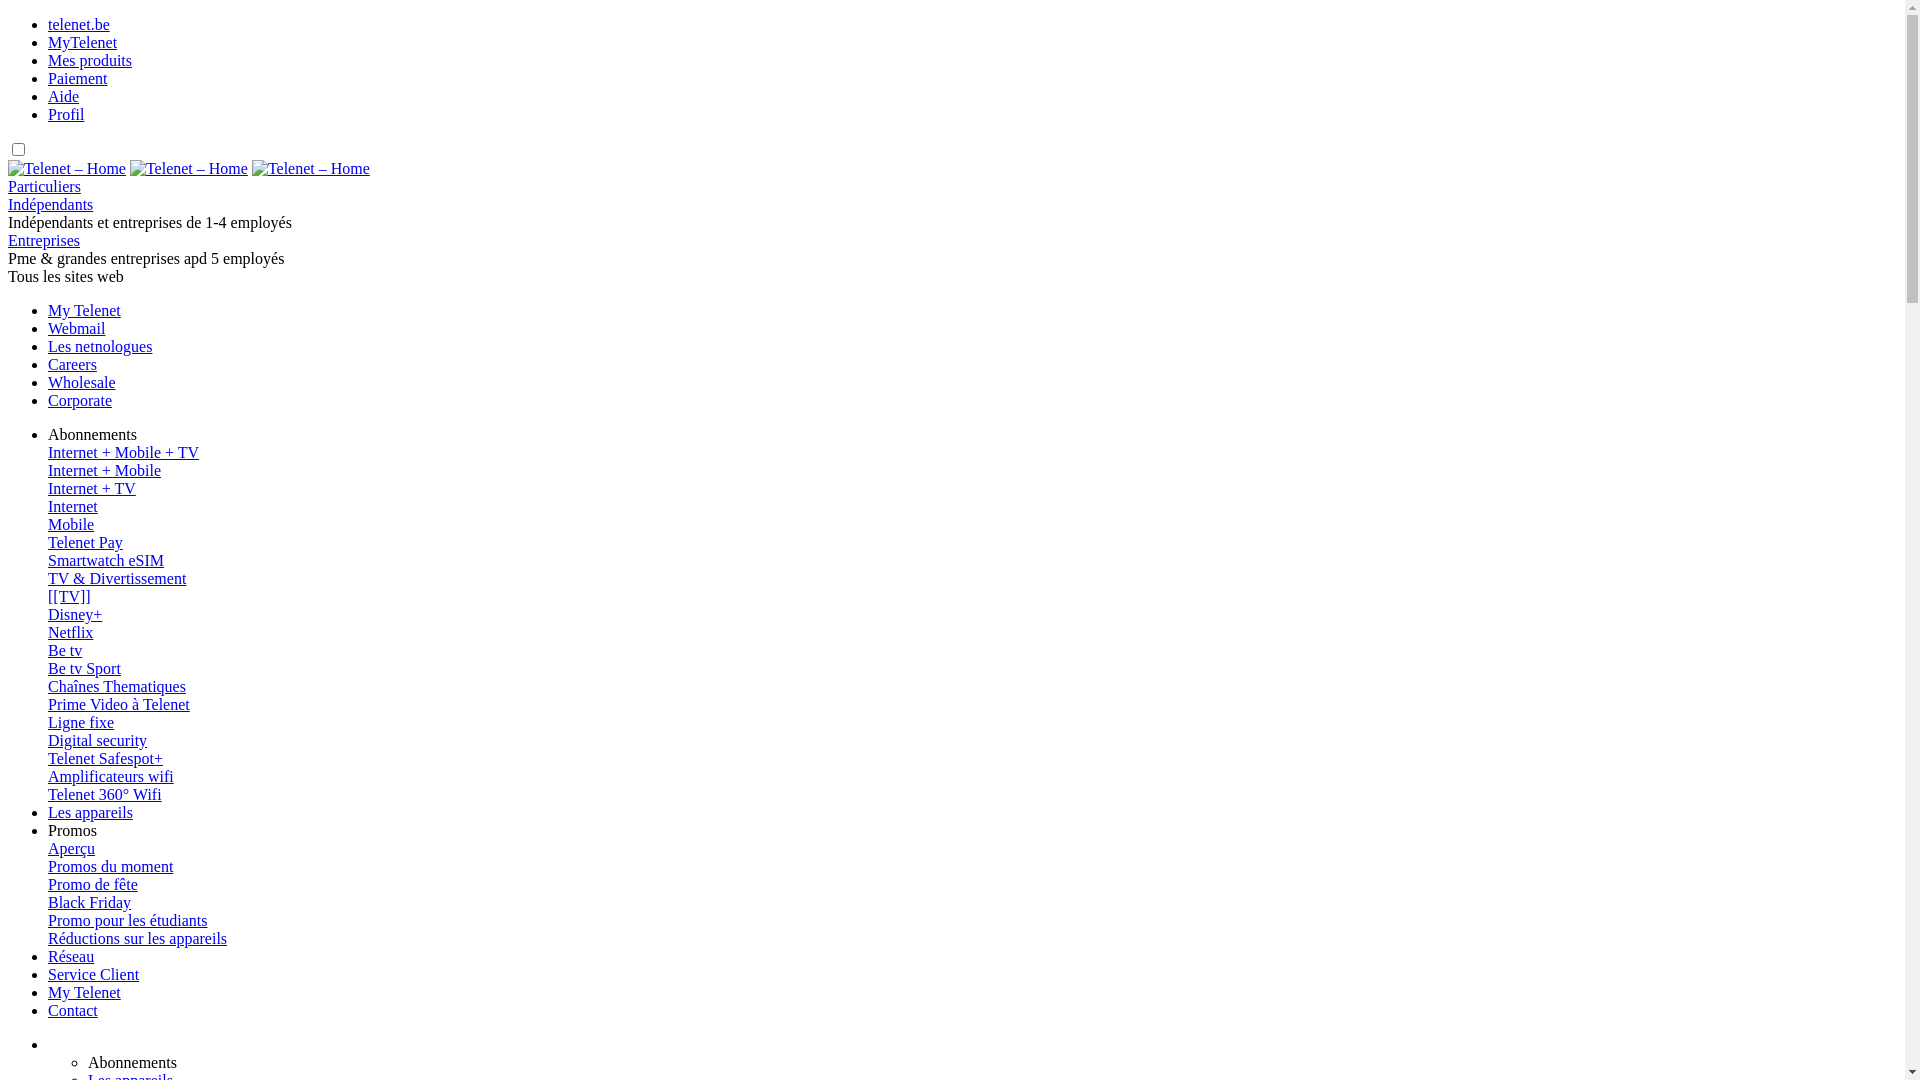  I want to click on 'Promos', so click(72, 830).